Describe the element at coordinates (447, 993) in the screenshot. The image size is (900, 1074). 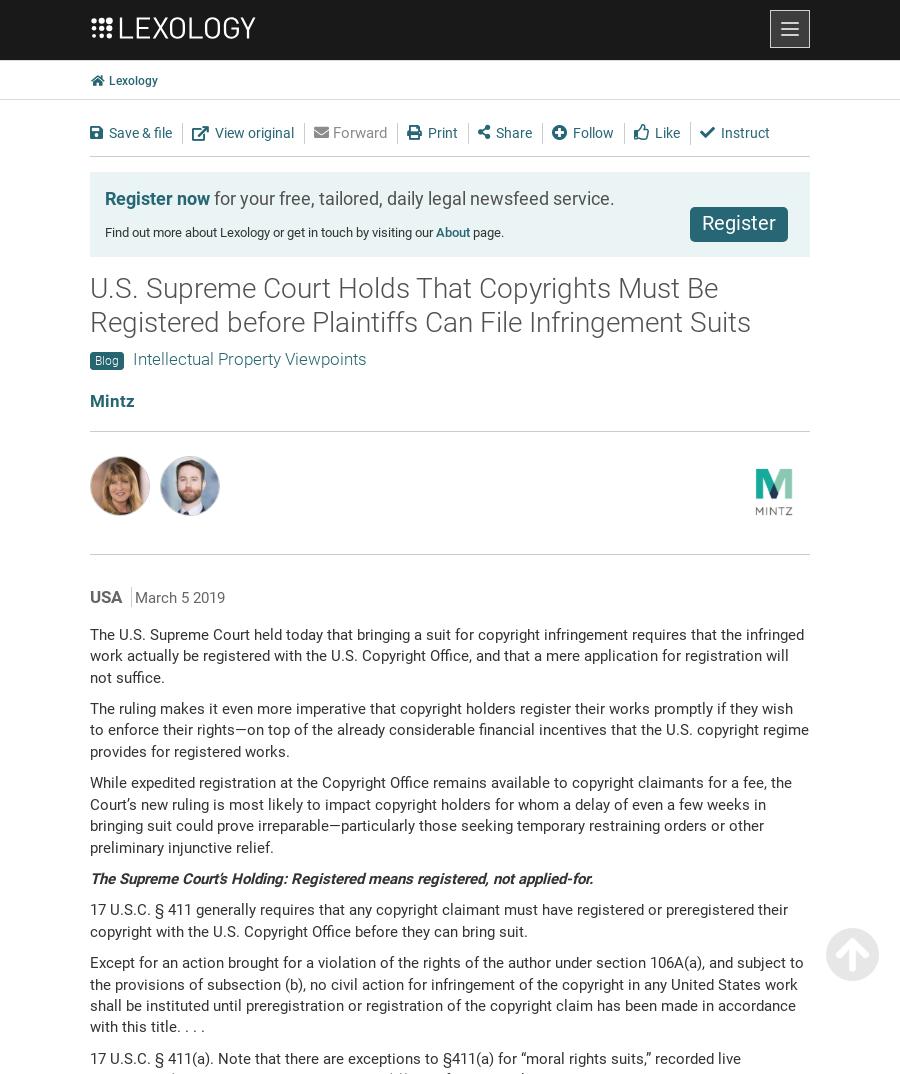
I see `'Except for an action brought for a violation of the rights of the author under section 106A(a), and subject to the provisions of subsection (b), no civil action for infringement of the copyright in any United States work shall be instituted until preregistration or registration of the copyright claim has been made in accordance with this title. . . .'` at that location.